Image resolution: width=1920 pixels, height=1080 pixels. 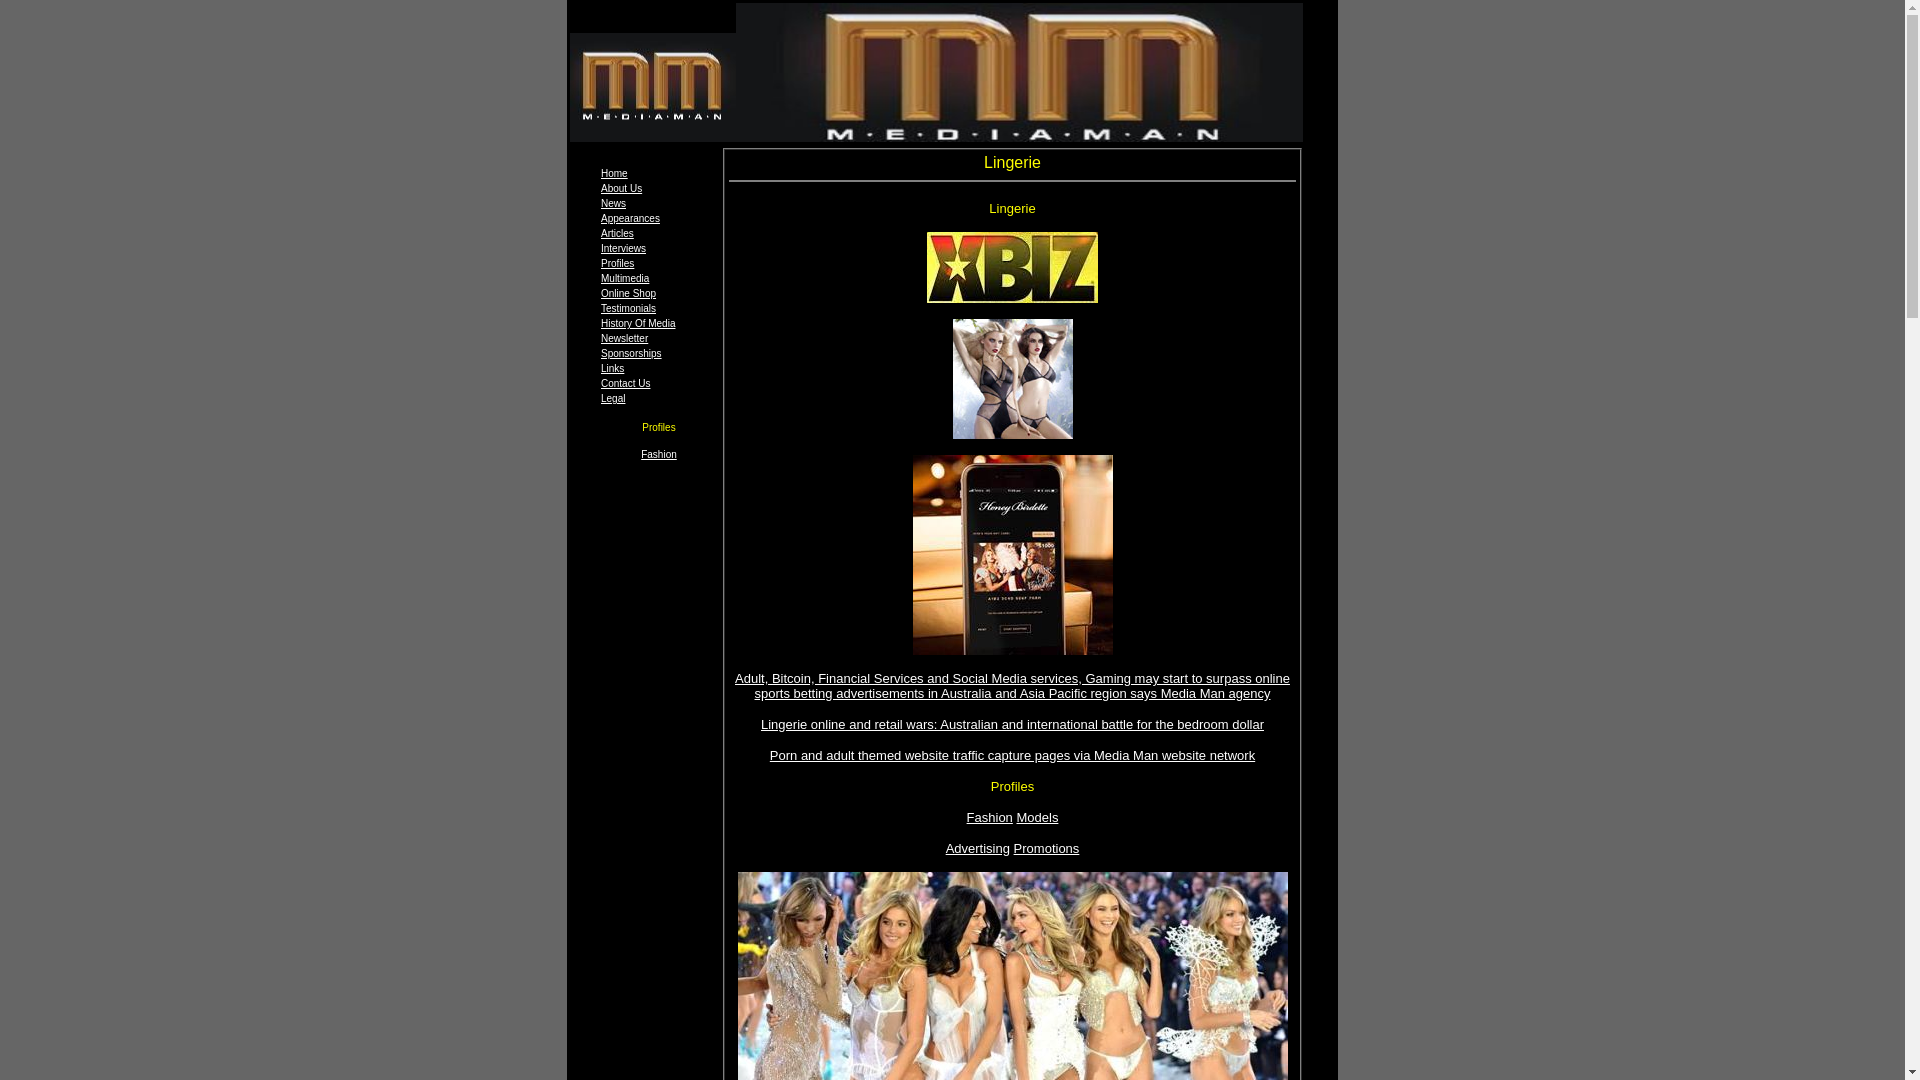 What do you see at coordinates (611, 368) in the screenshot?
I see `'Links'` at bounding box center [611, 368].